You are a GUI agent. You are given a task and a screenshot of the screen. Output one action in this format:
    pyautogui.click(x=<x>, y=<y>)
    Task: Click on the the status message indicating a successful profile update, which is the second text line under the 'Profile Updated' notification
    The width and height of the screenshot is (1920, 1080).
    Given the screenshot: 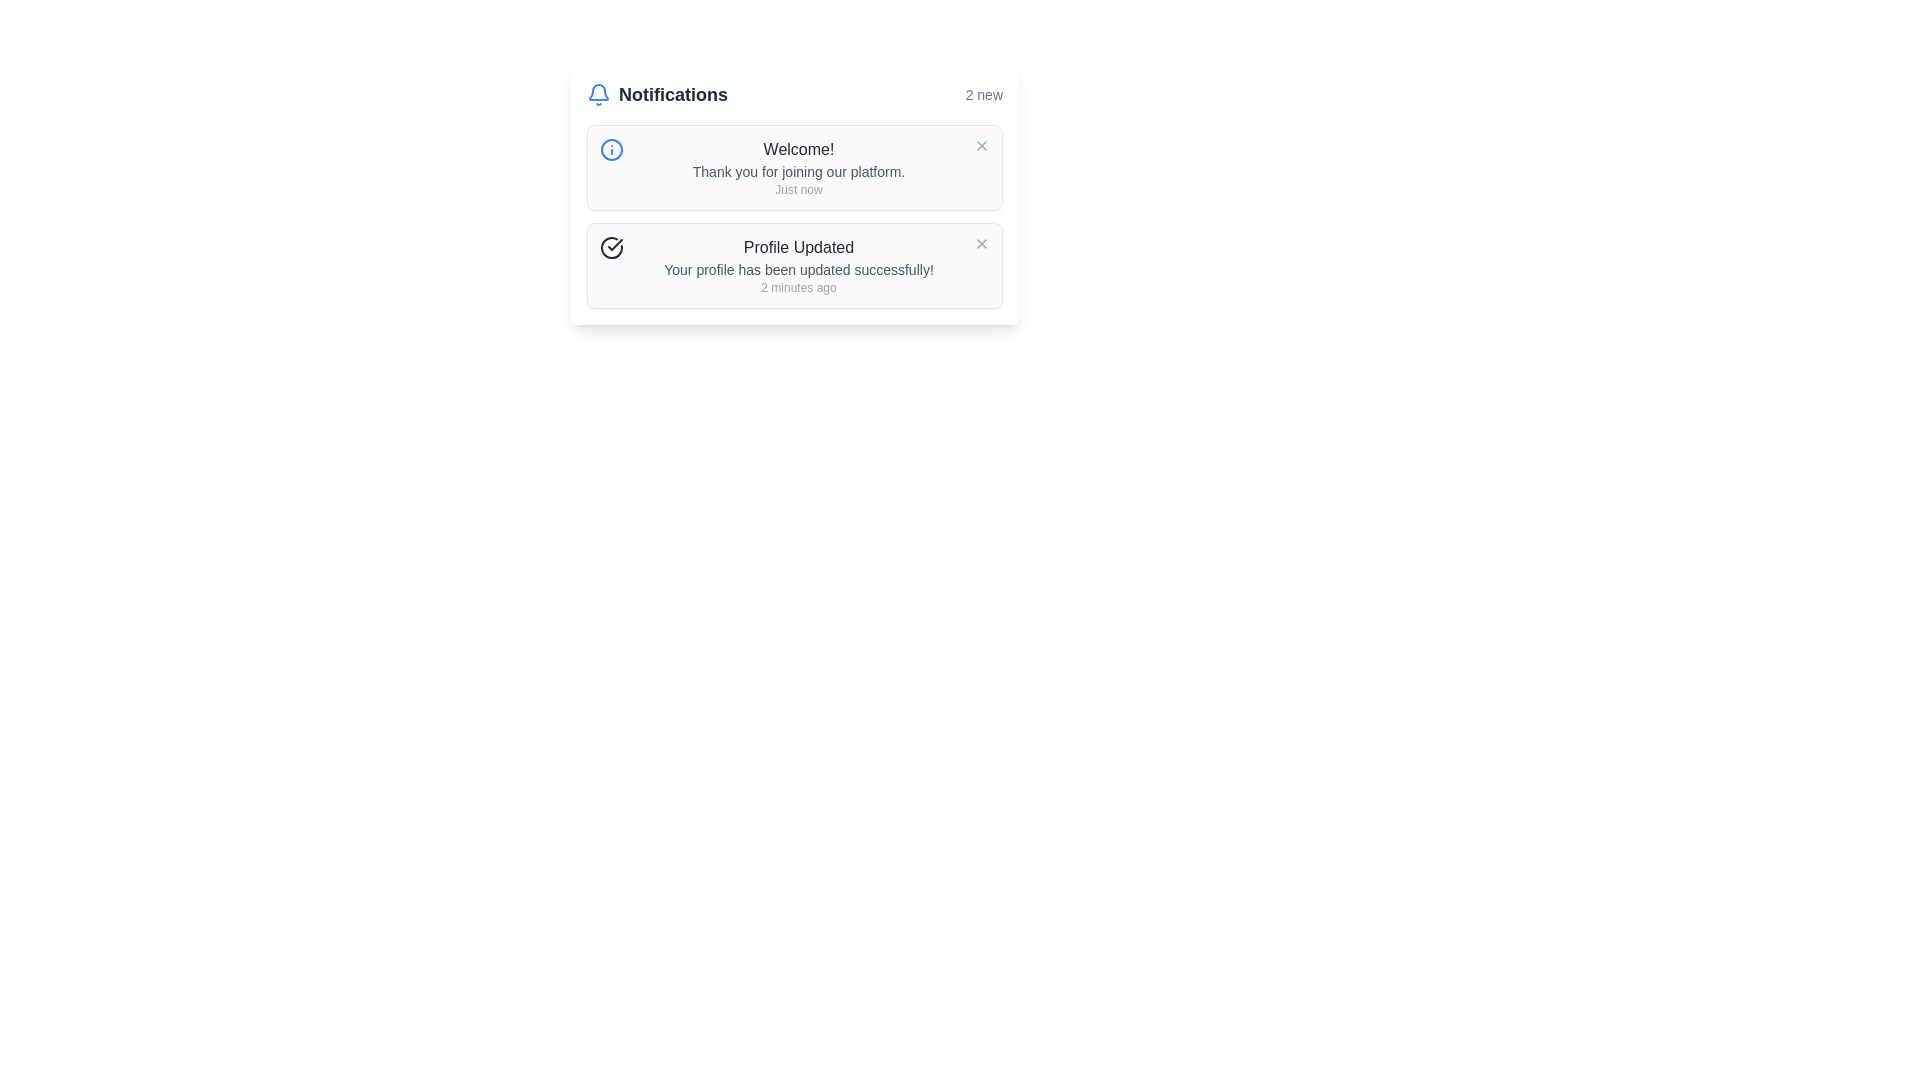 What is the action you would take?
    pyautogui.click(x=797, y=270)
    